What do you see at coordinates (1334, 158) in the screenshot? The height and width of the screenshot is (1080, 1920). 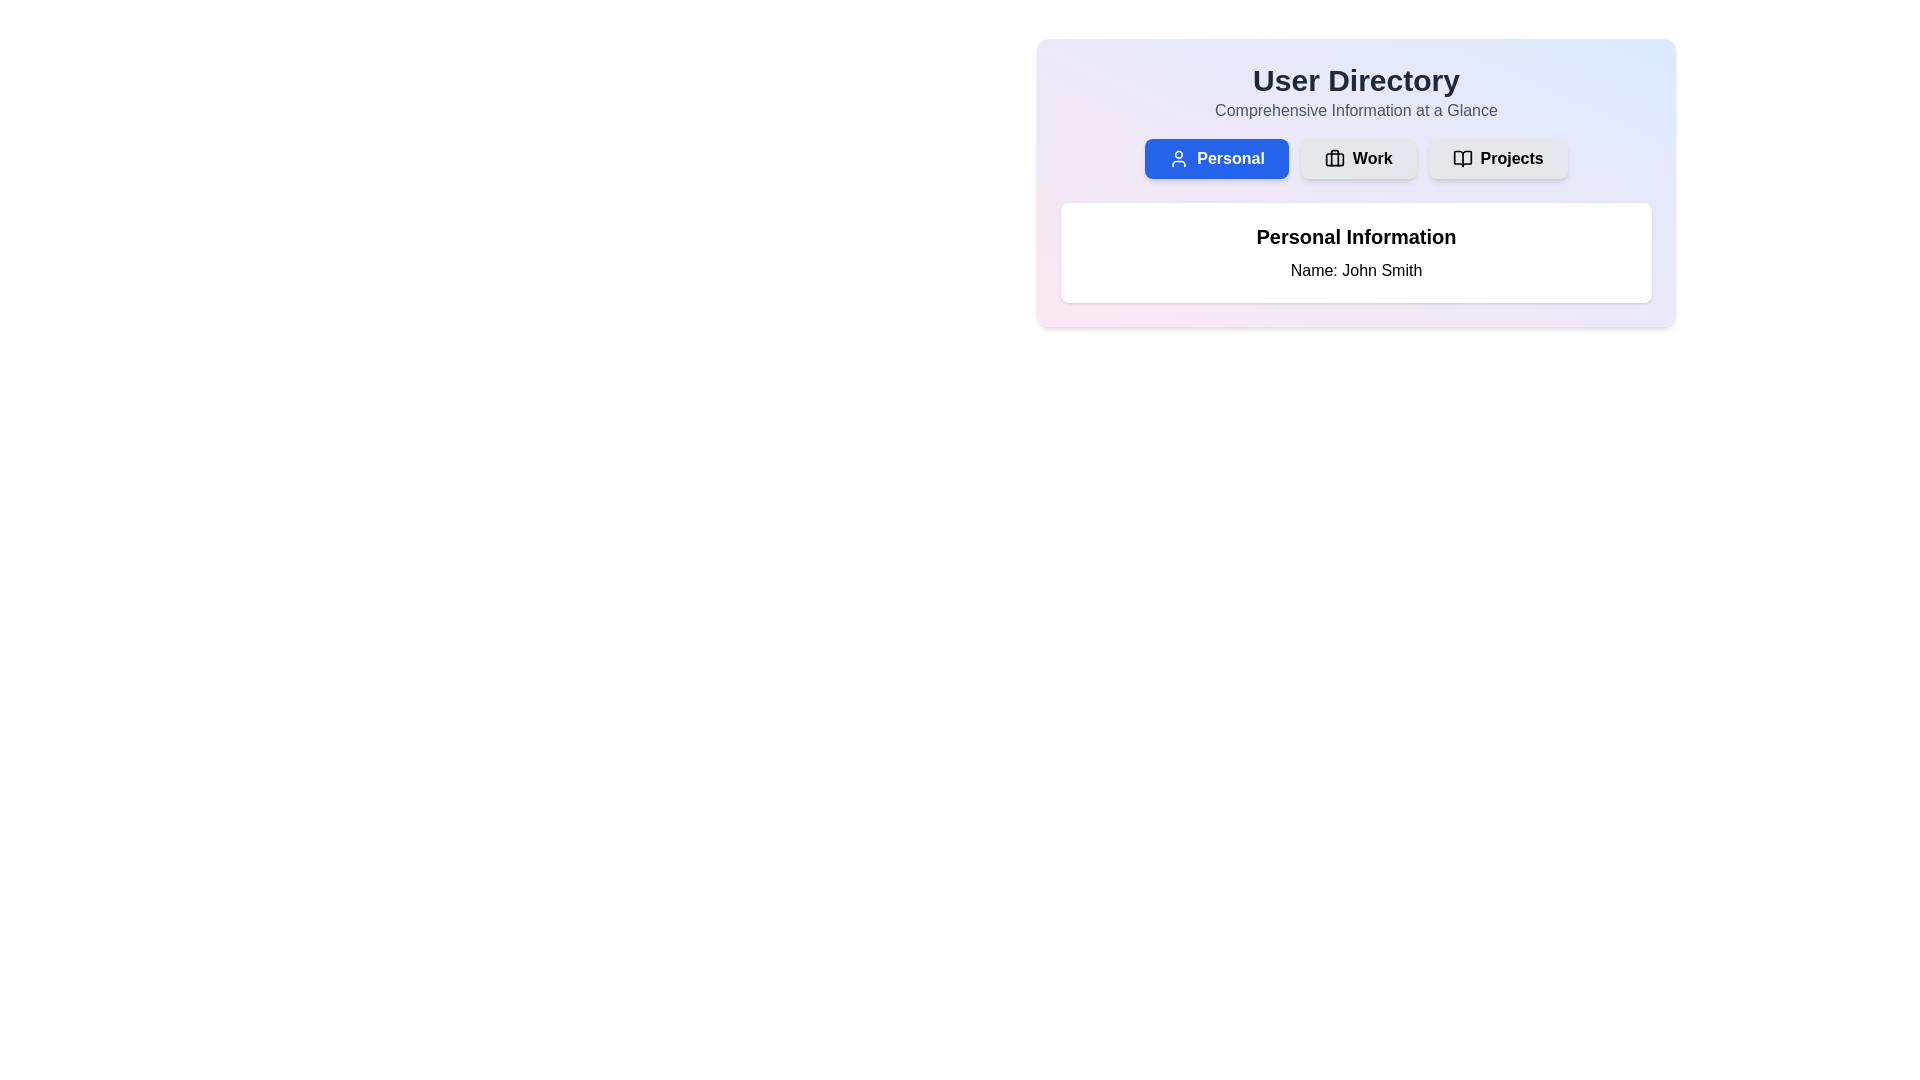 I see `the SVG rectangle element representing the briefcase icon in the 'Work' section of the main navigation bar` at bounding box center [1334, 158].